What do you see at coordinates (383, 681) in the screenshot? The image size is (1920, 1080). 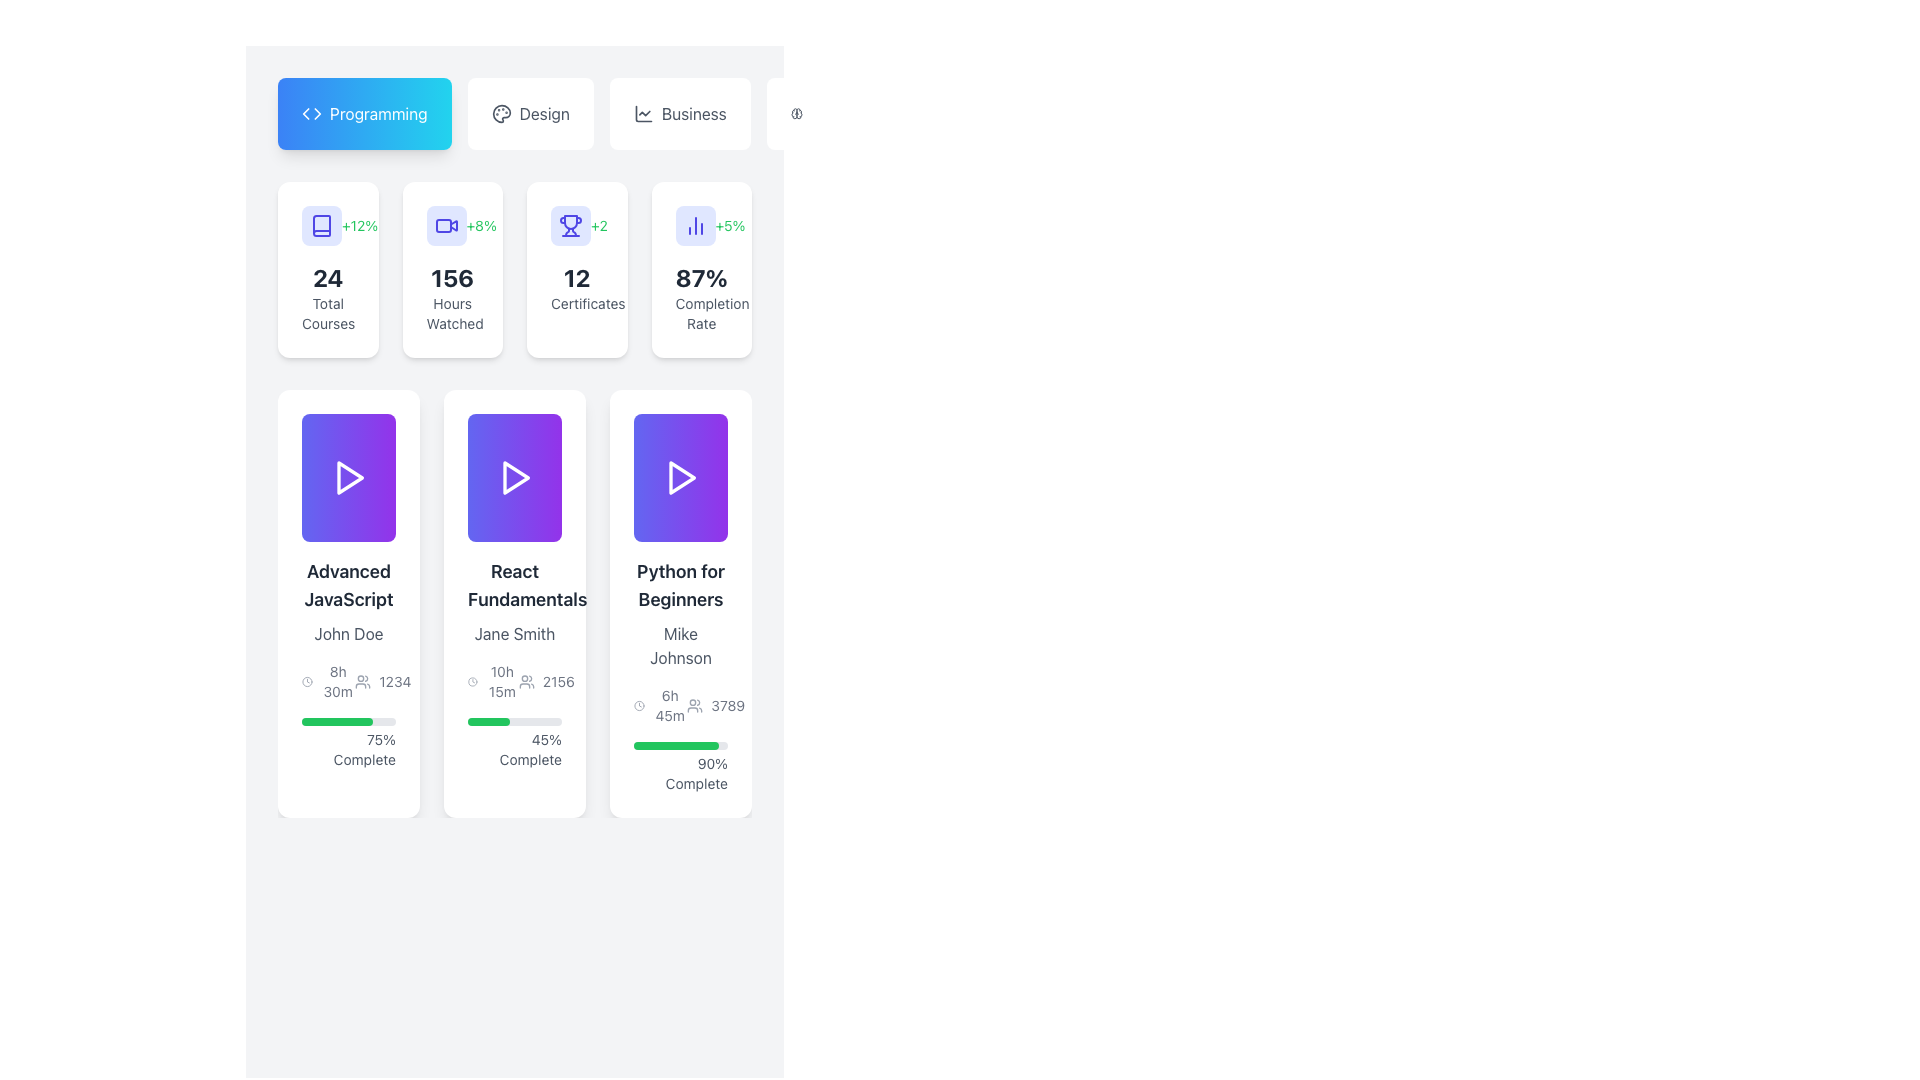 I see `the text label indicating the number of users interested in the 'Advanced JavaScript' course, located in the bottom-left section of the card` at bounding box center [383, 681].